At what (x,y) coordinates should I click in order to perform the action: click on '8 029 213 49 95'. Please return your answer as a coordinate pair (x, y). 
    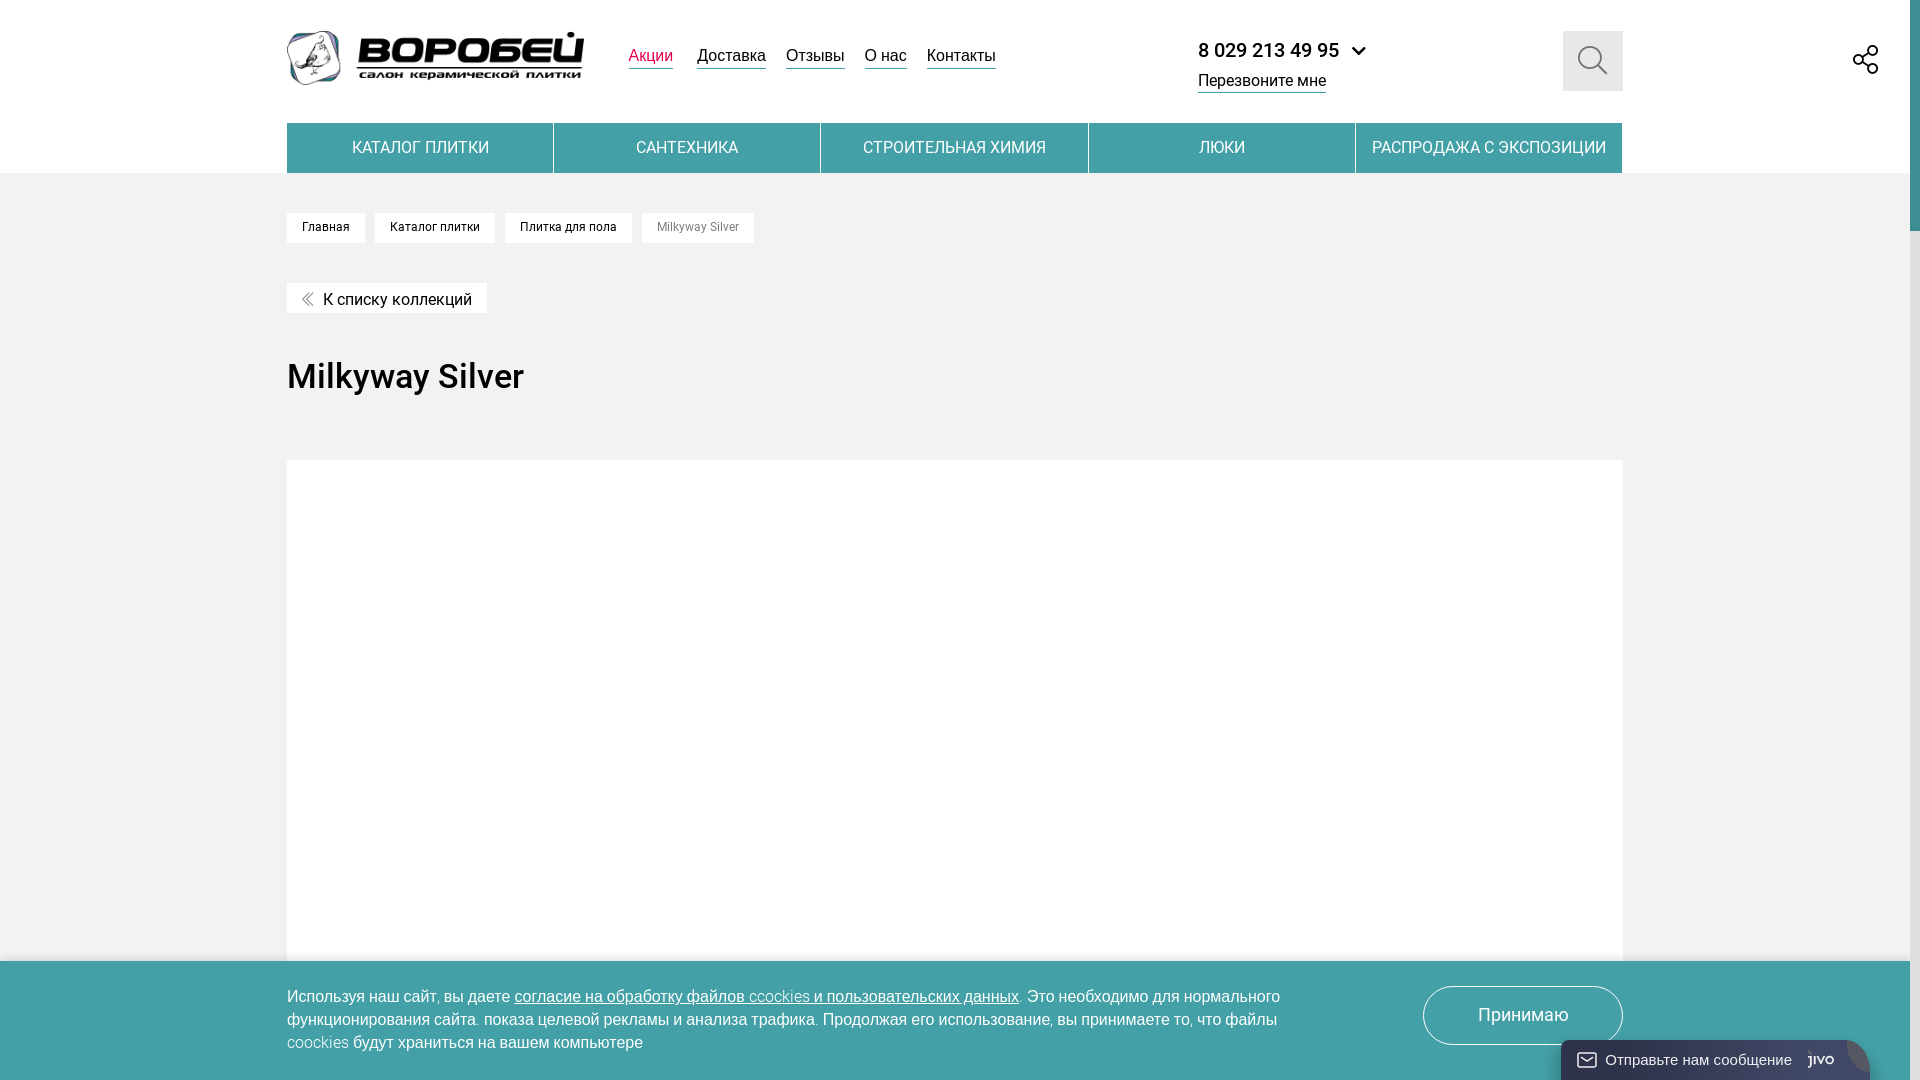
    Looking at the image, I should click on (1198, 49).